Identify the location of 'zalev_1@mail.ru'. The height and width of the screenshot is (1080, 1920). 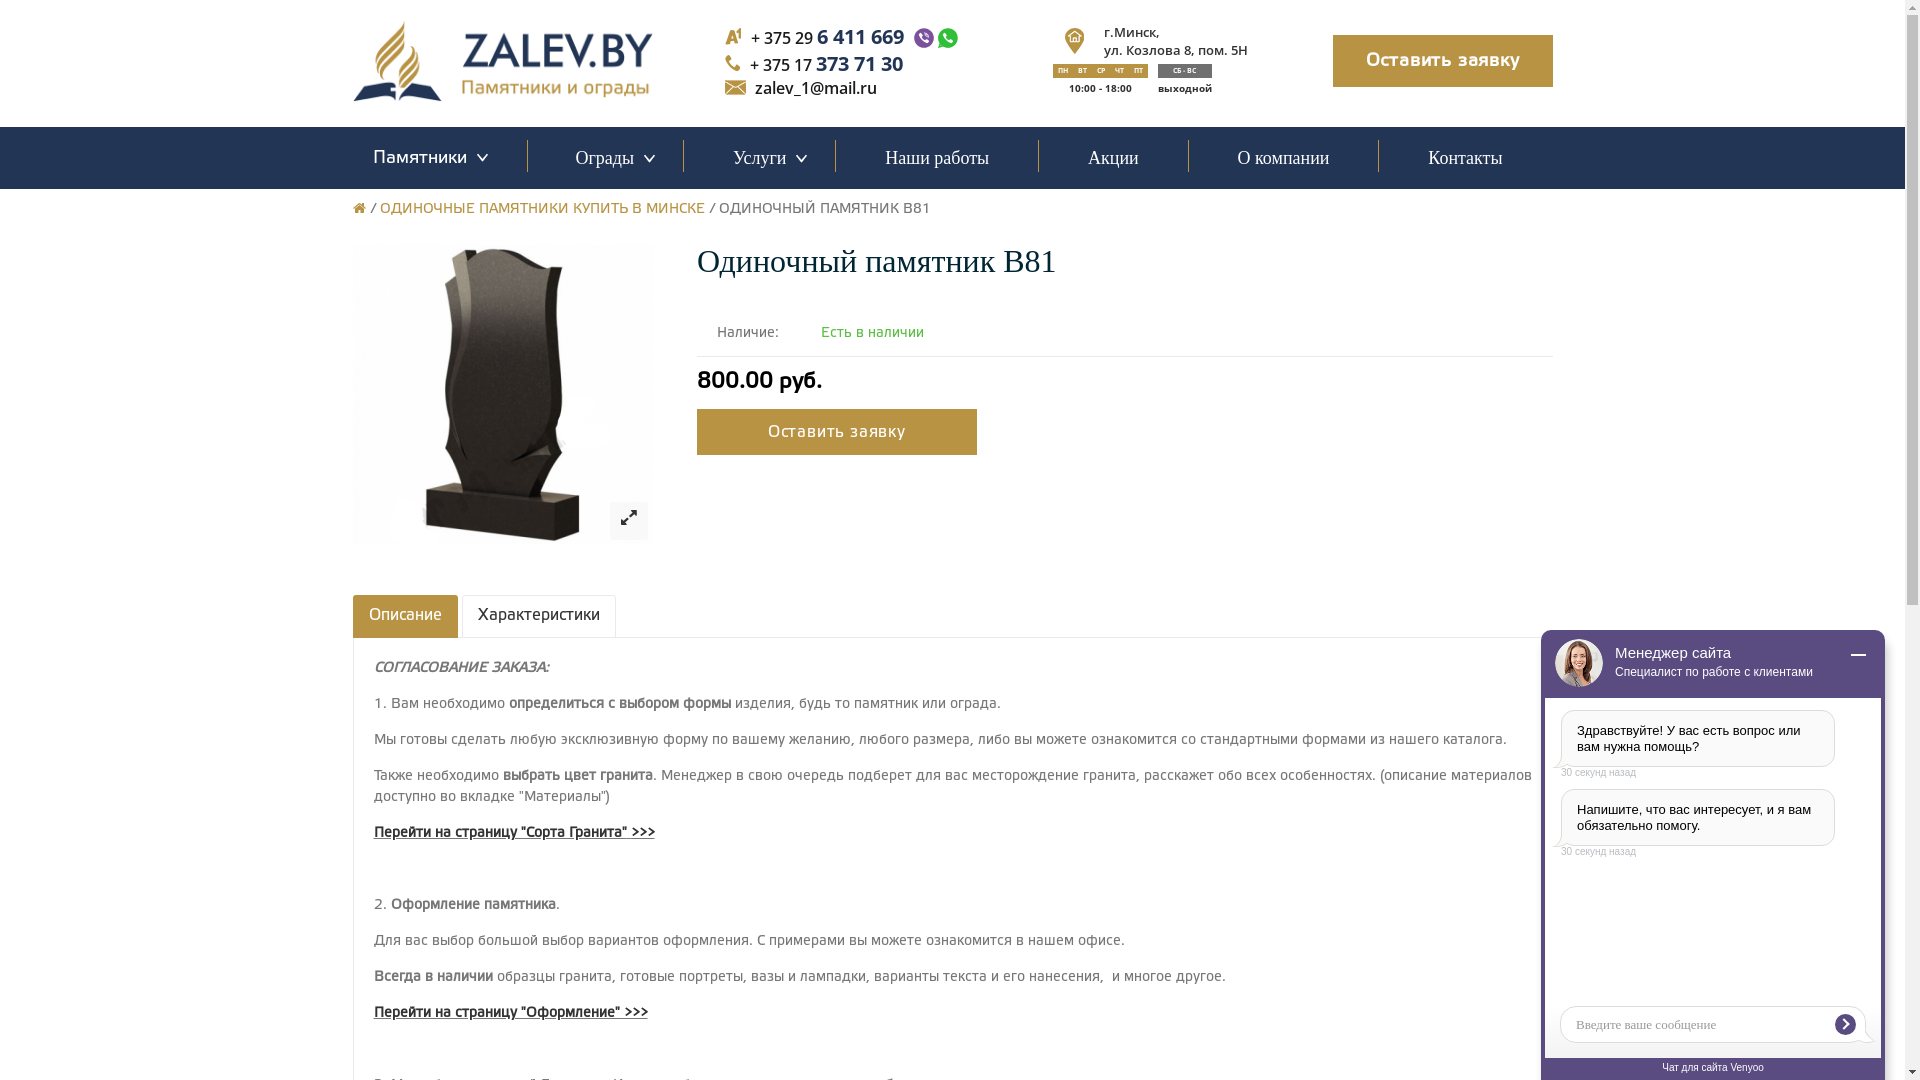
(816, 87).